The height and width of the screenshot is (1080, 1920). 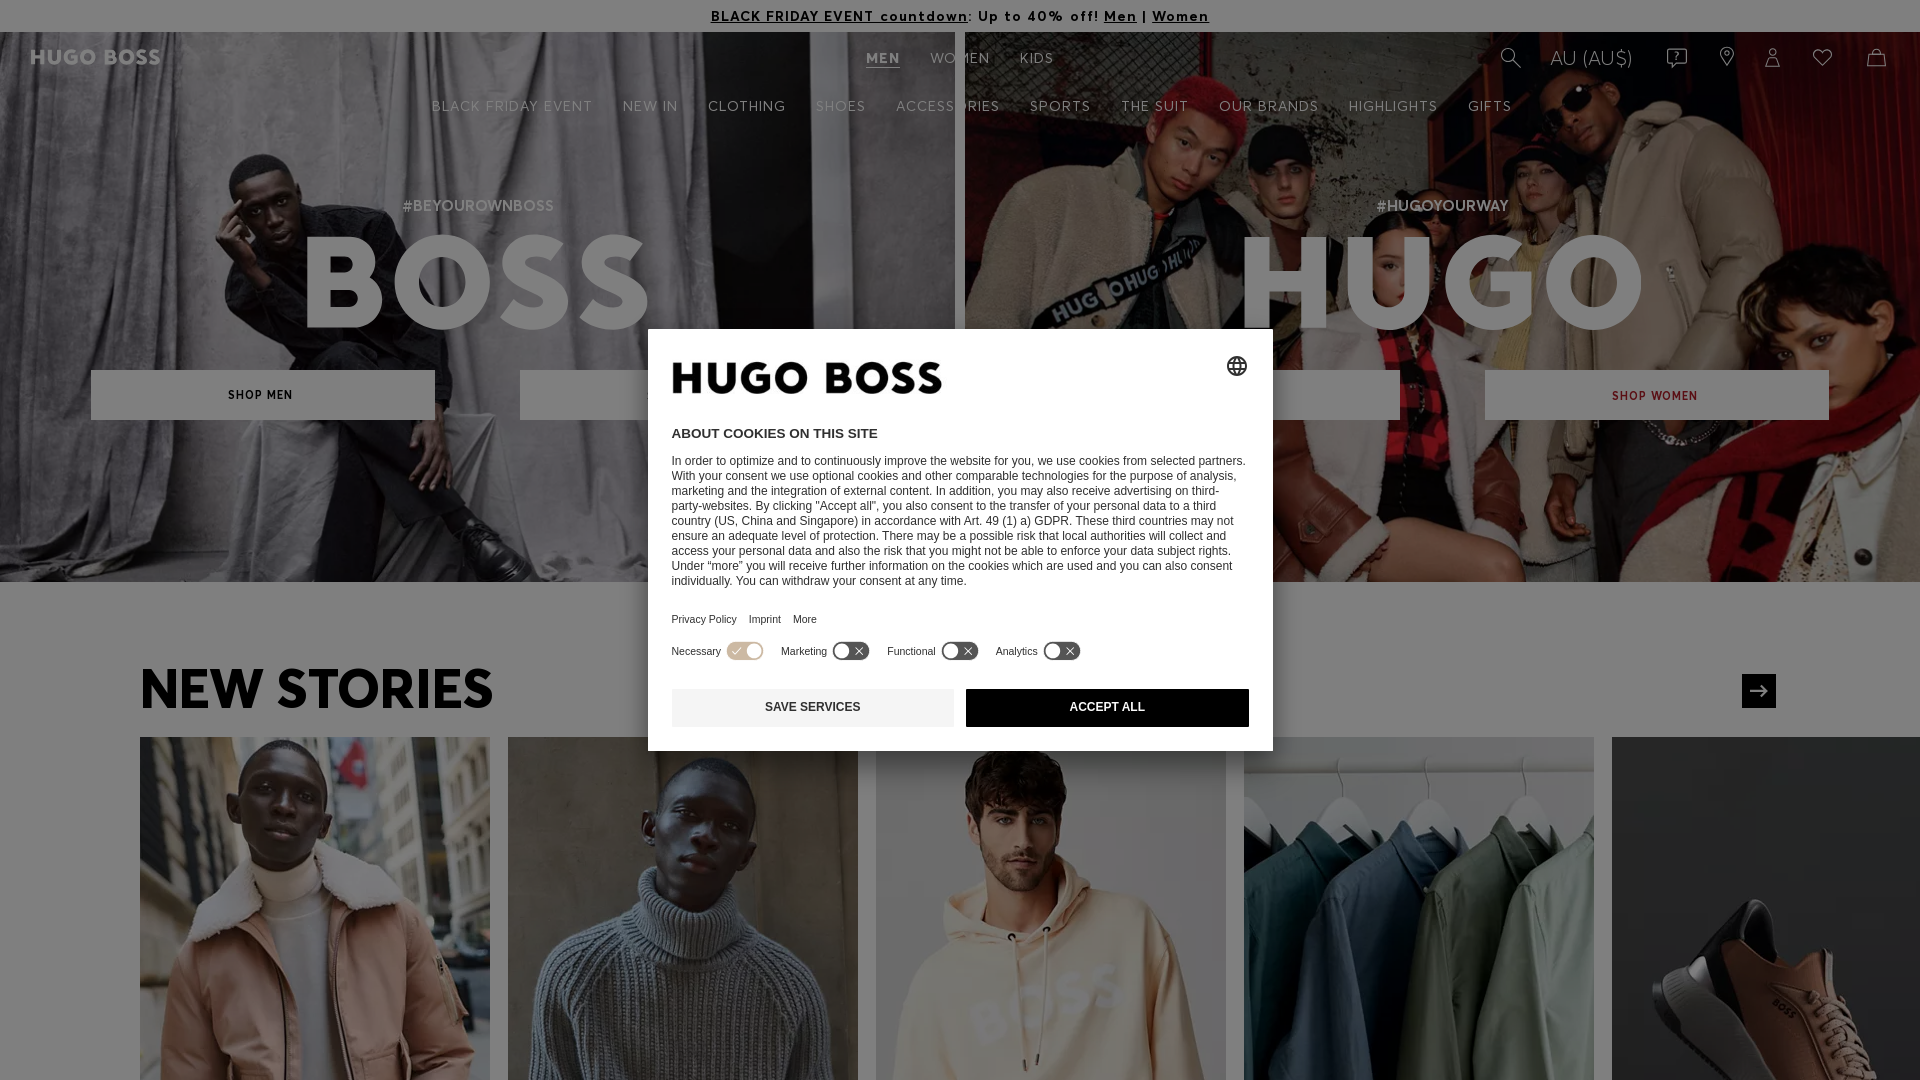 What do you see at coordinates (710, 15) in the screenshot?
I see `'BLACK FRIDAY EVENT countdown'` at bounding box center [710, 15].